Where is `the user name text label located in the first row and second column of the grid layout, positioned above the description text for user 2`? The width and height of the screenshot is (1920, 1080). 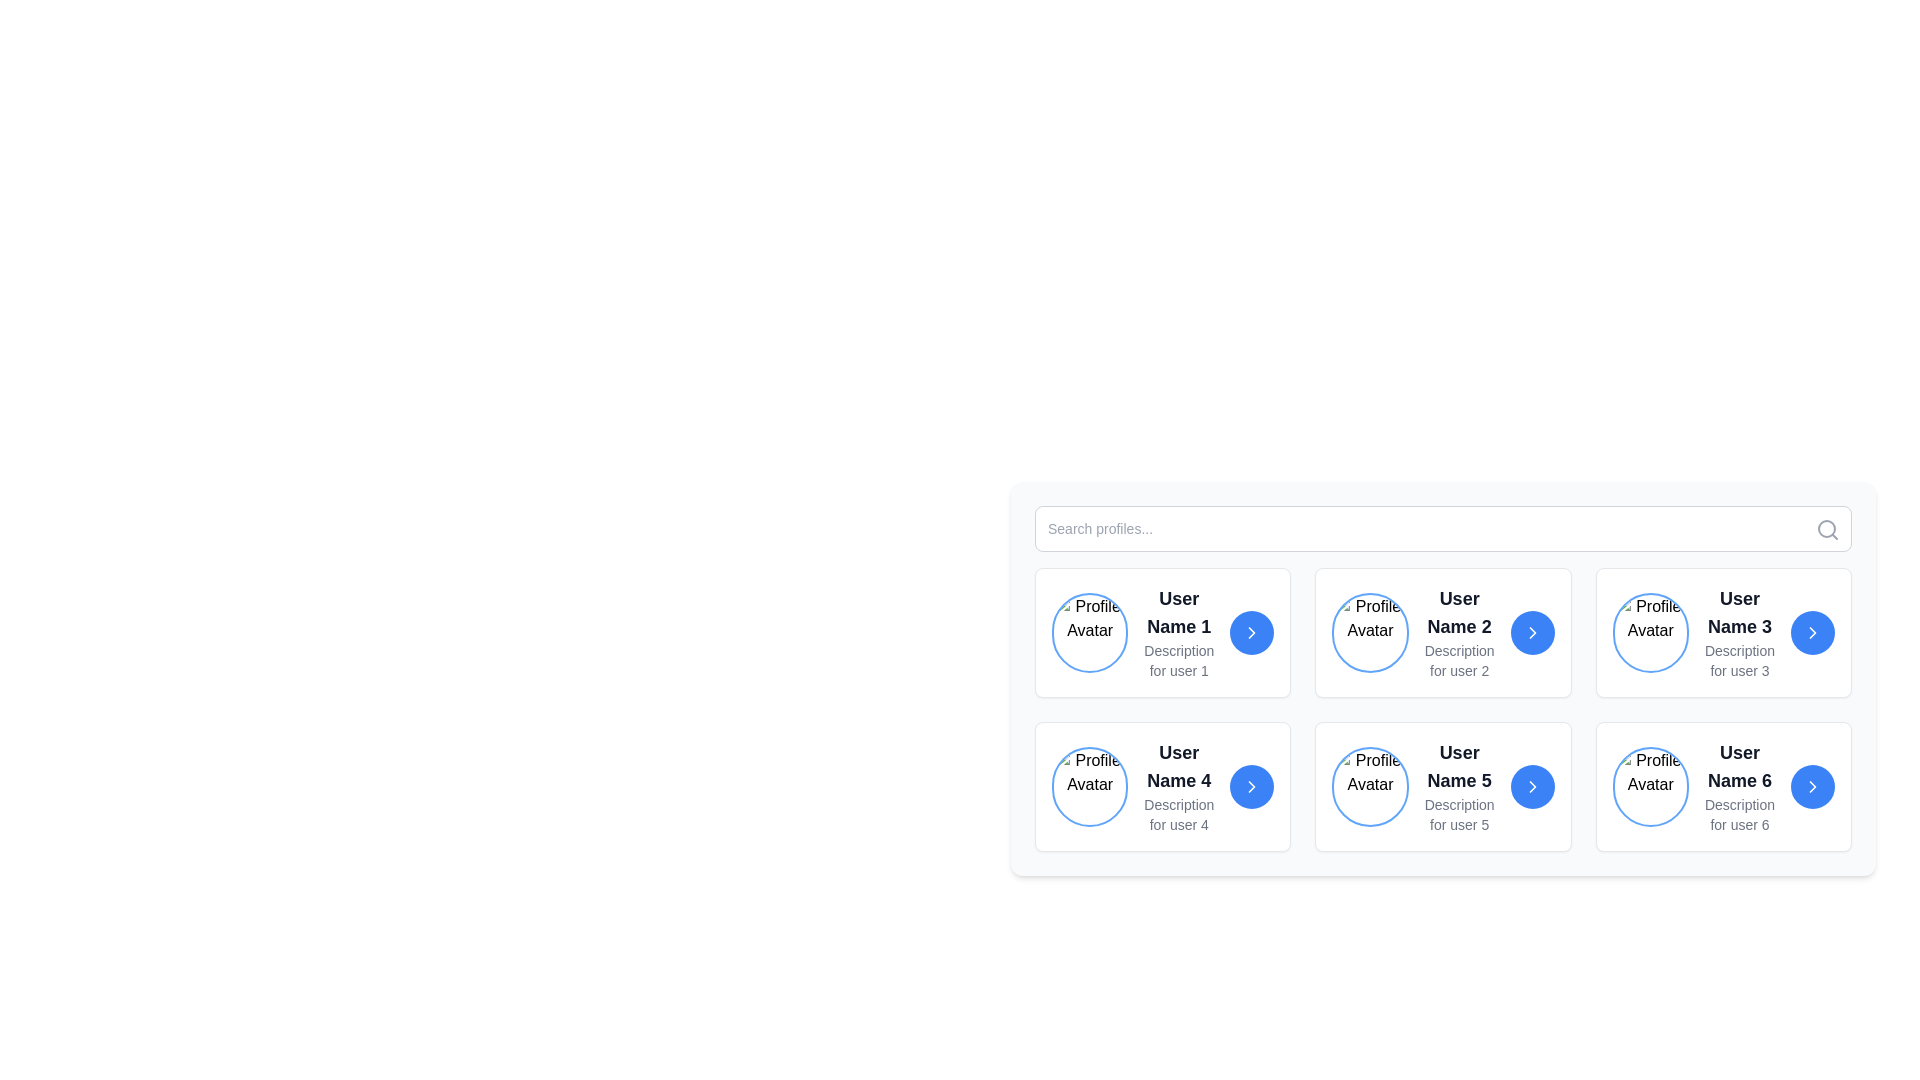 the user name text label located in the first row and second column of the grid layout, positioned above the description text for user 2 is located at coordinates (1459, 612).